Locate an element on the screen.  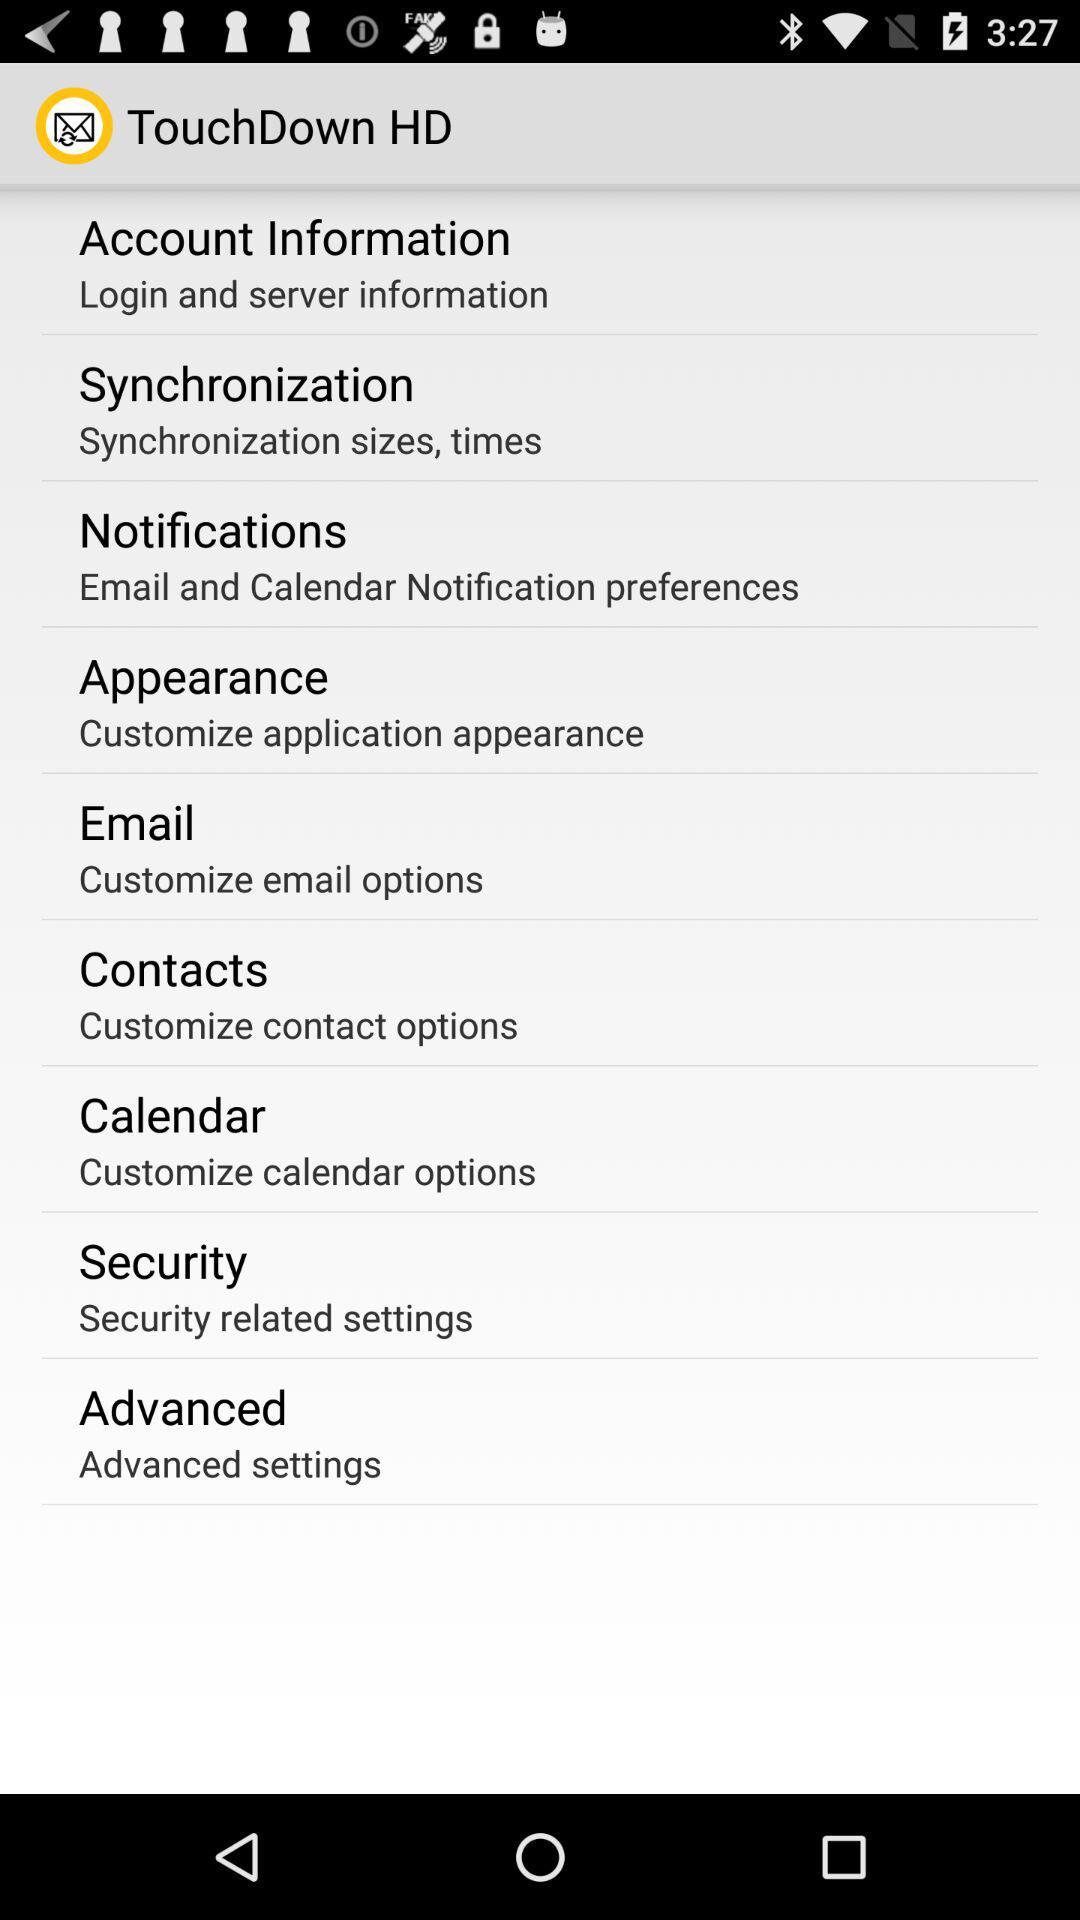
the notifications is located at coordinates (212, 529).